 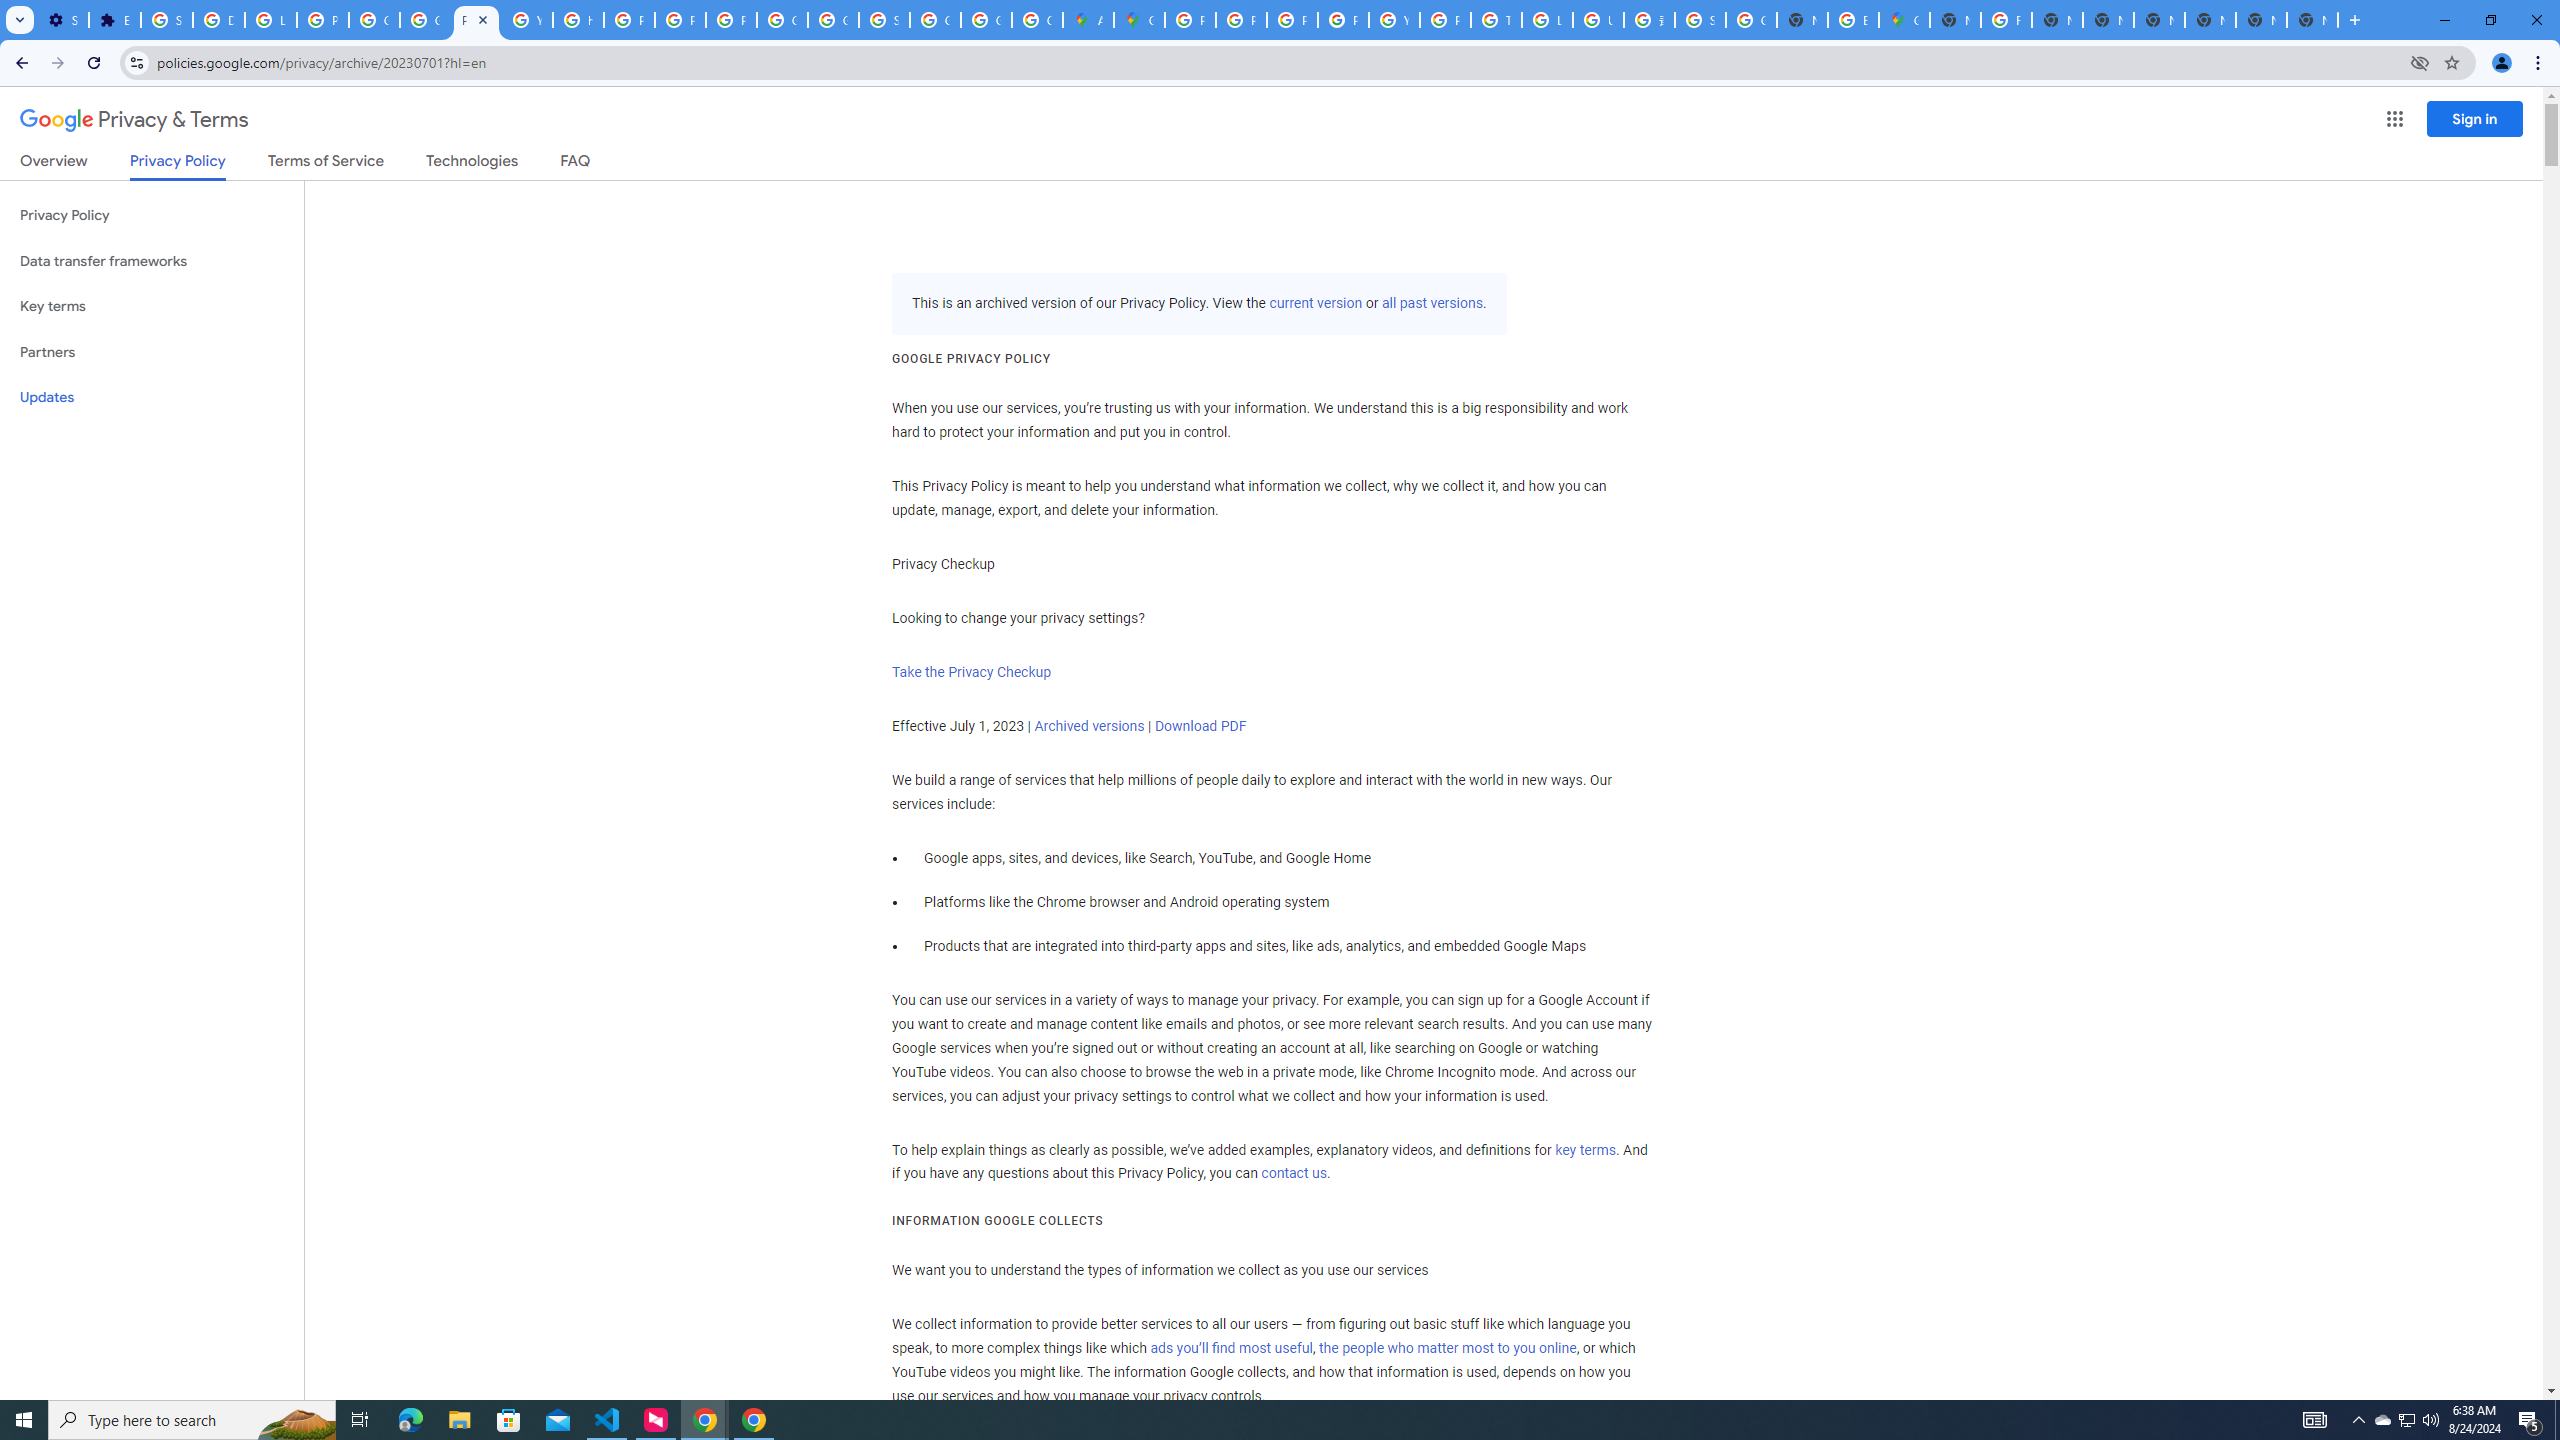 What do you see at coordinates (1496, 19) in the screenshot?
I see `'Tips & tricks for Chrome - Google Chrome Help'` at bounding box center [1496, 19].